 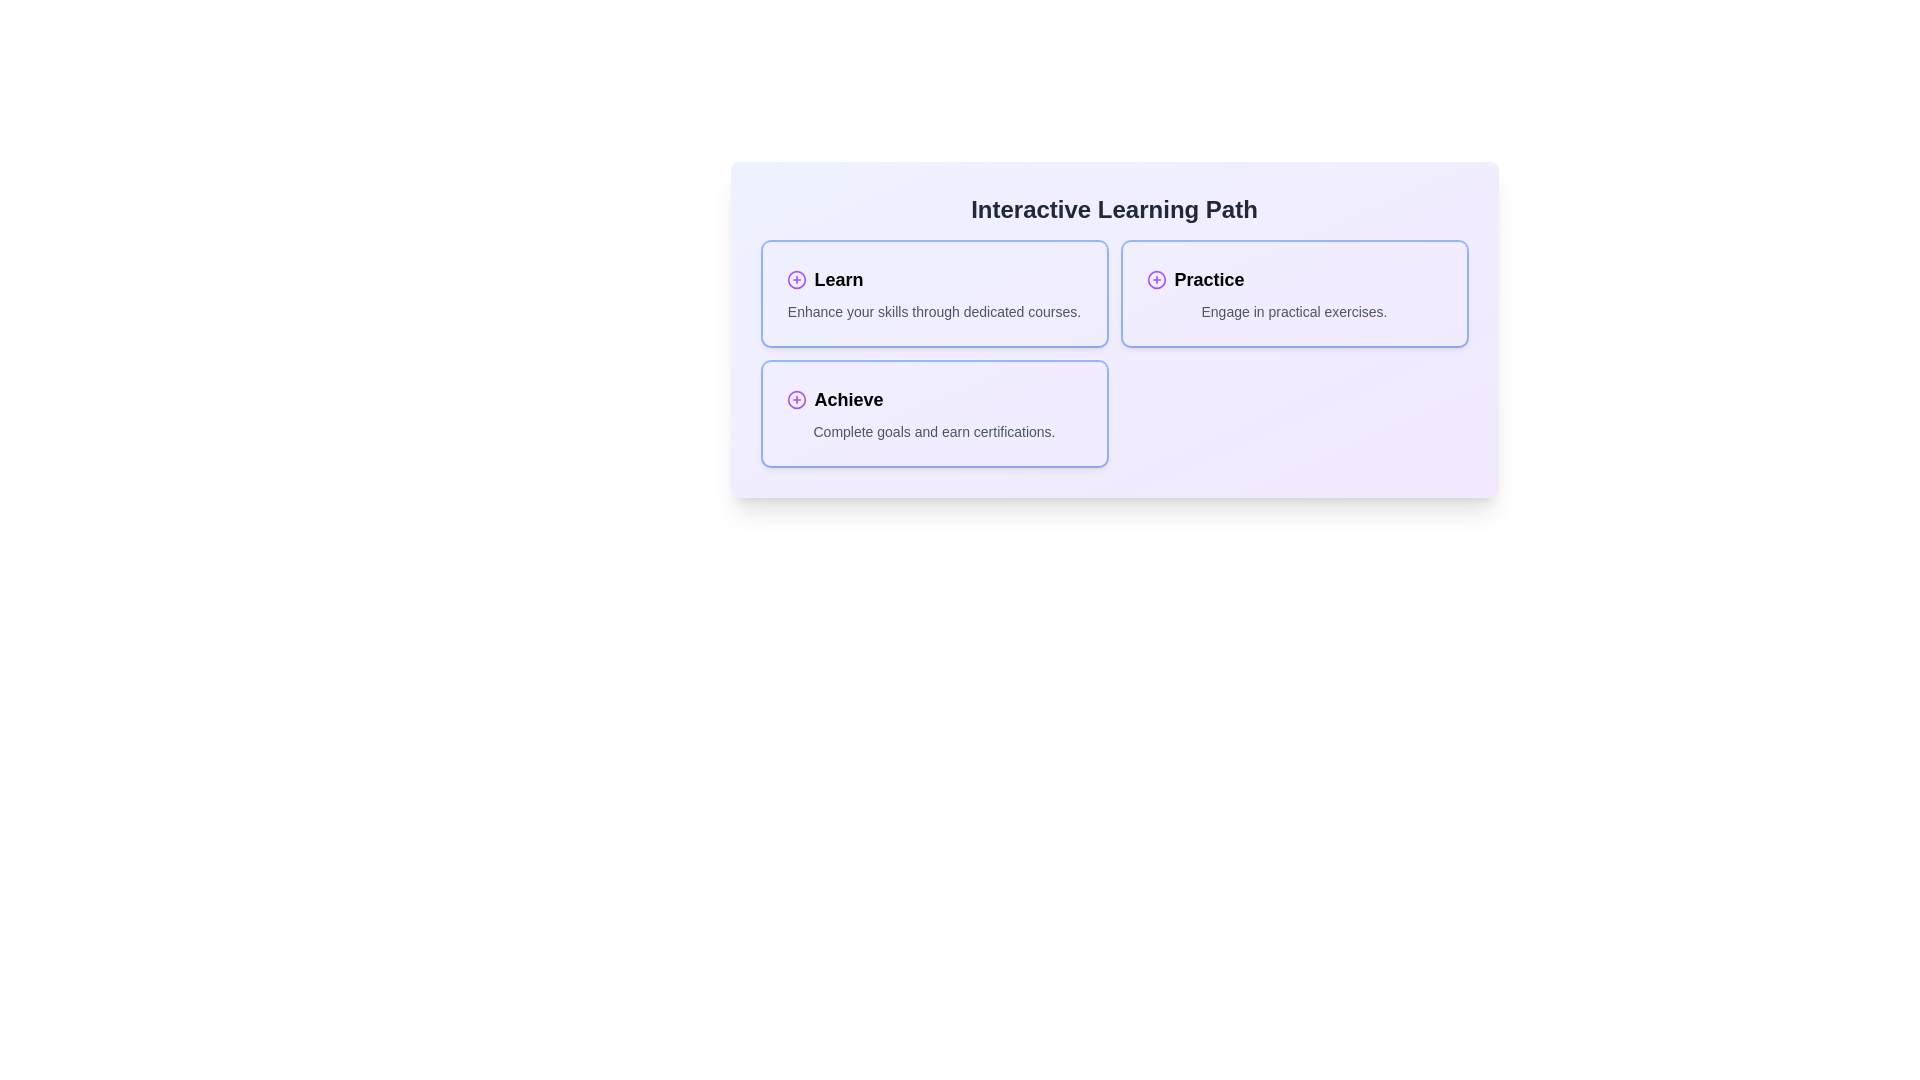 I want to click on the third selectable card located in the bottom-left corner of the group, positioned below the 'Learn' card and to the left of the 'Practice' card, so click(x=933, y=412).